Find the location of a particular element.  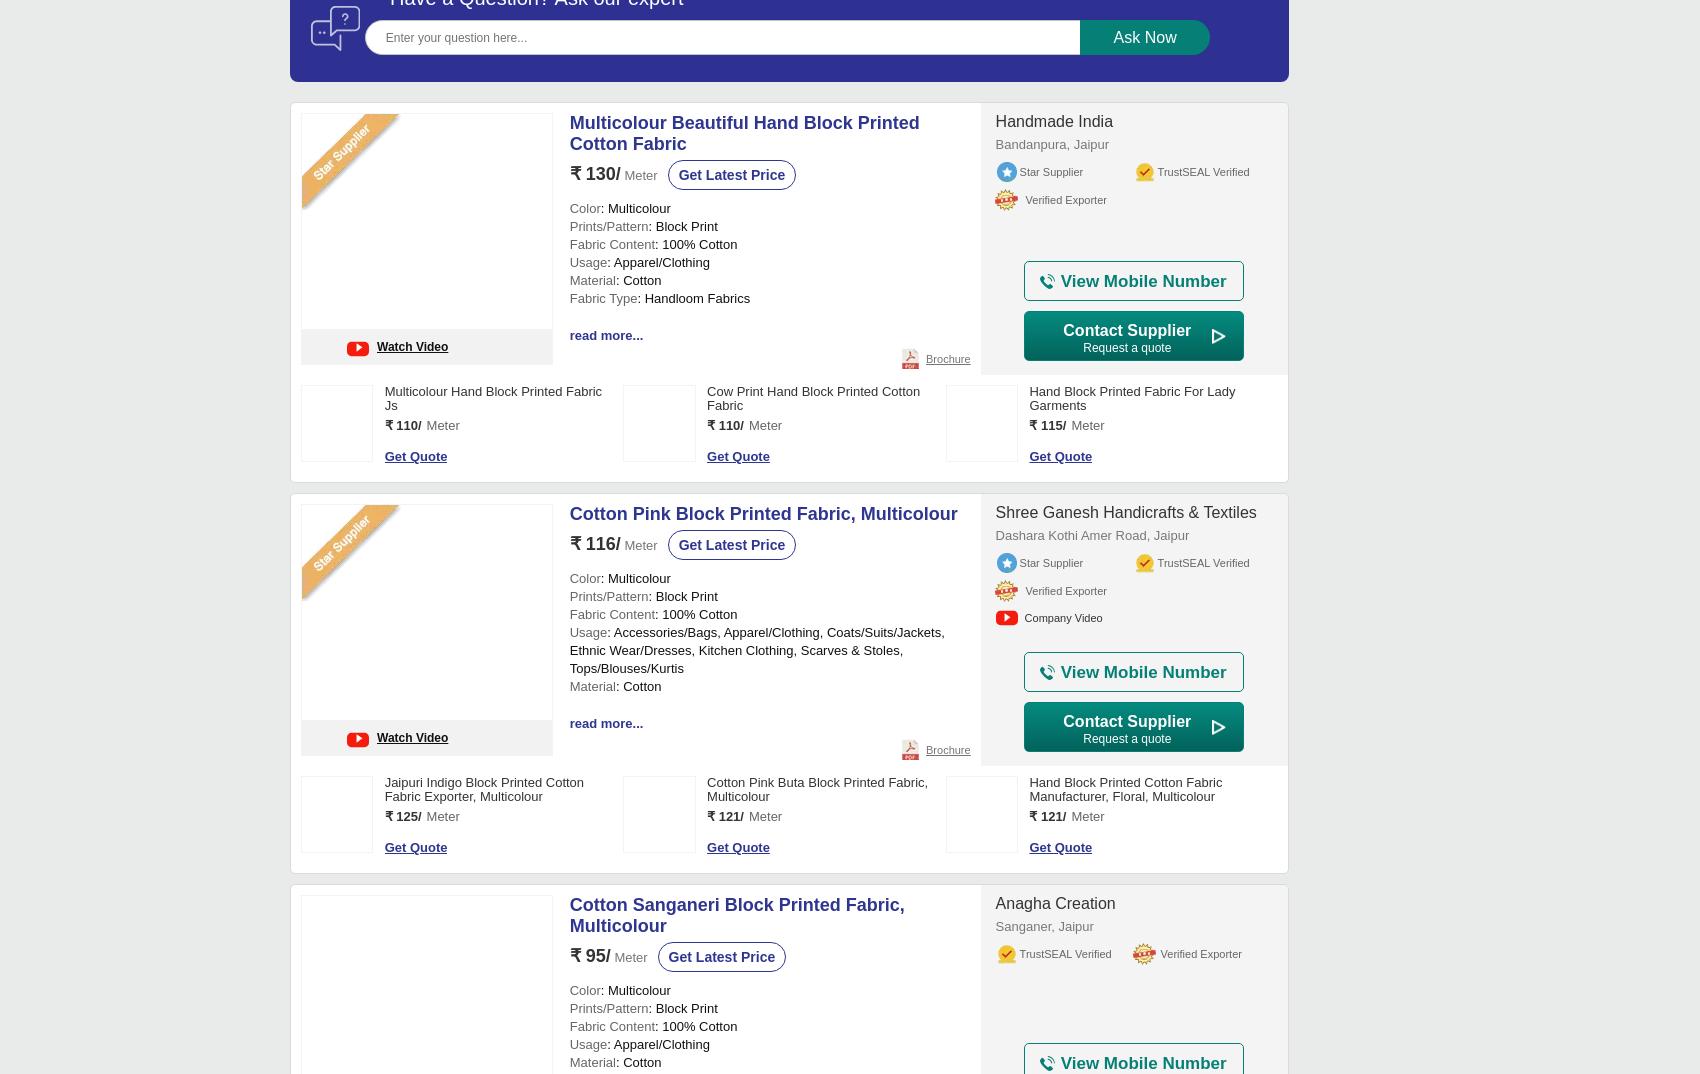

'Fabric Type' is located at coordinates (601, 910).